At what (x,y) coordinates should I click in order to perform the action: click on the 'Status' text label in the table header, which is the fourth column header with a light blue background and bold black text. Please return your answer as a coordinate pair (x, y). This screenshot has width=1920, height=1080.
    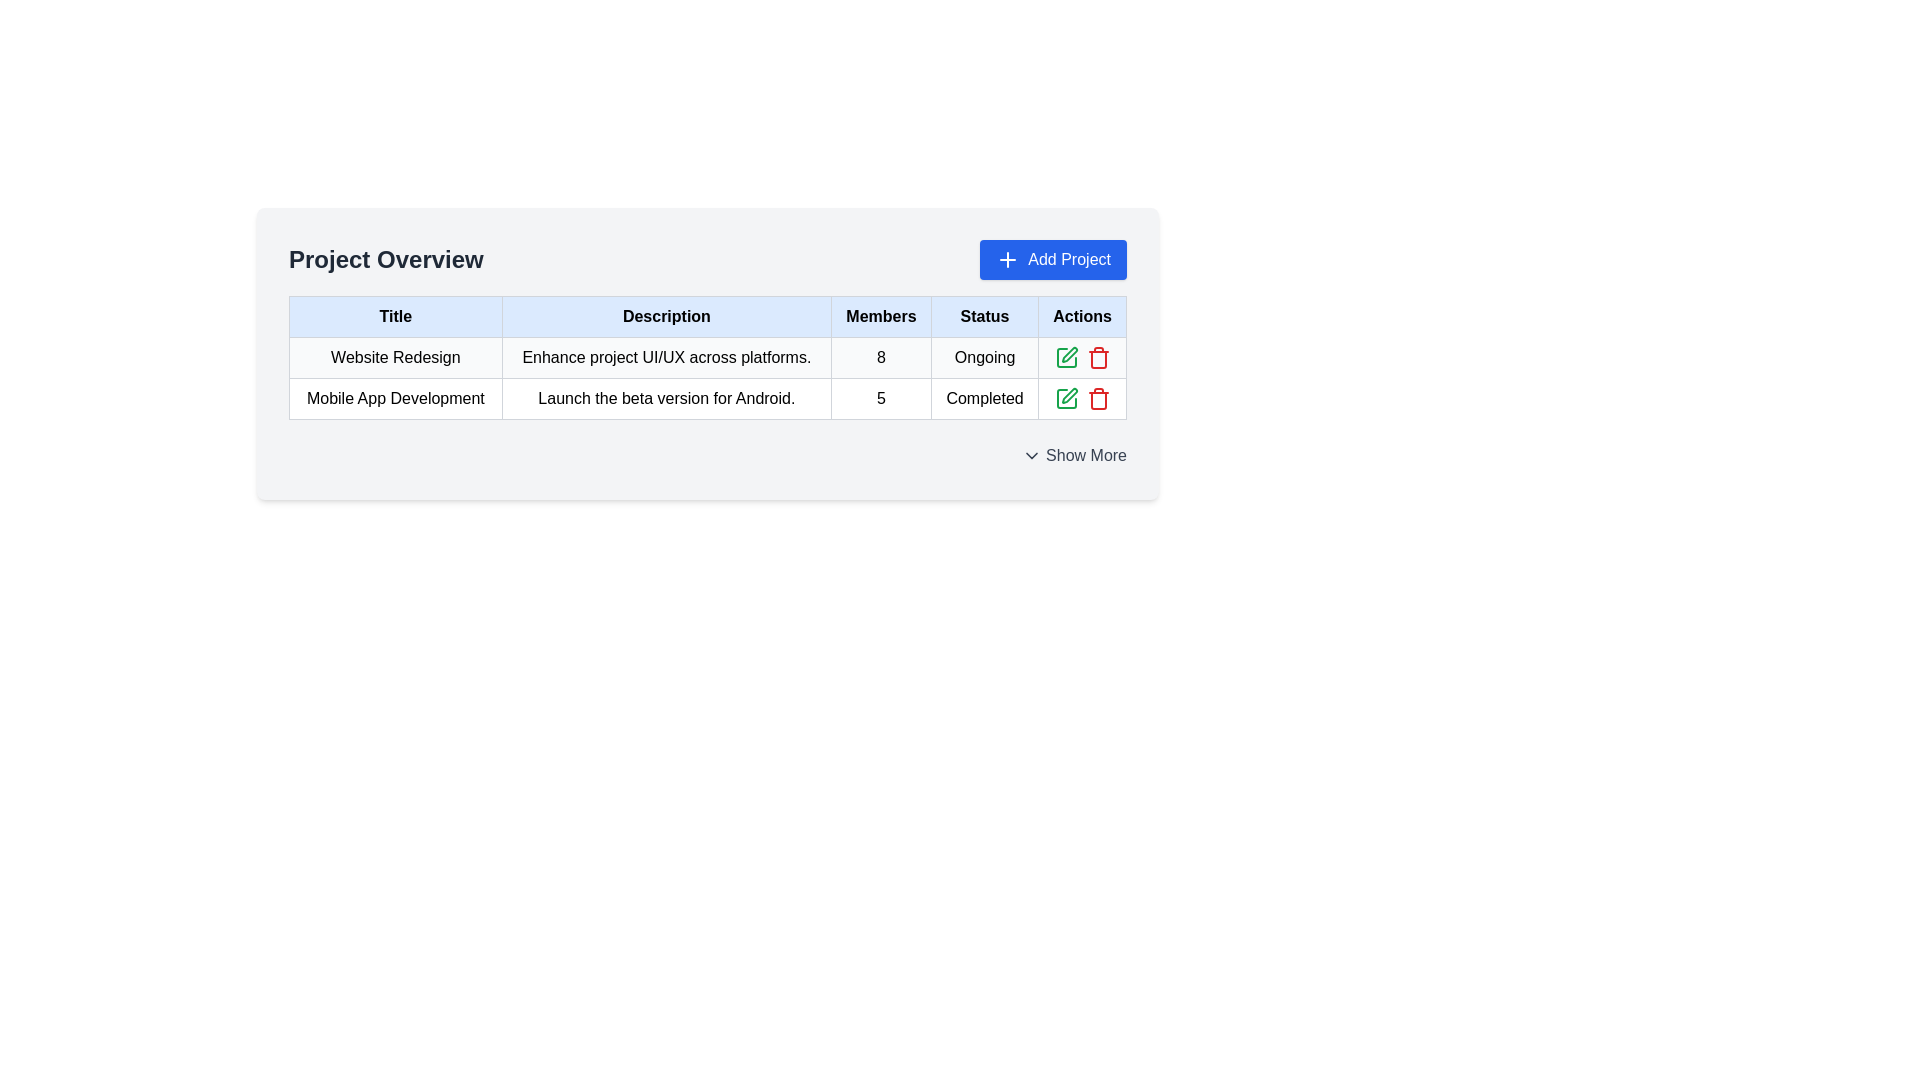
    Looking at the image, I should click on (985, 315).